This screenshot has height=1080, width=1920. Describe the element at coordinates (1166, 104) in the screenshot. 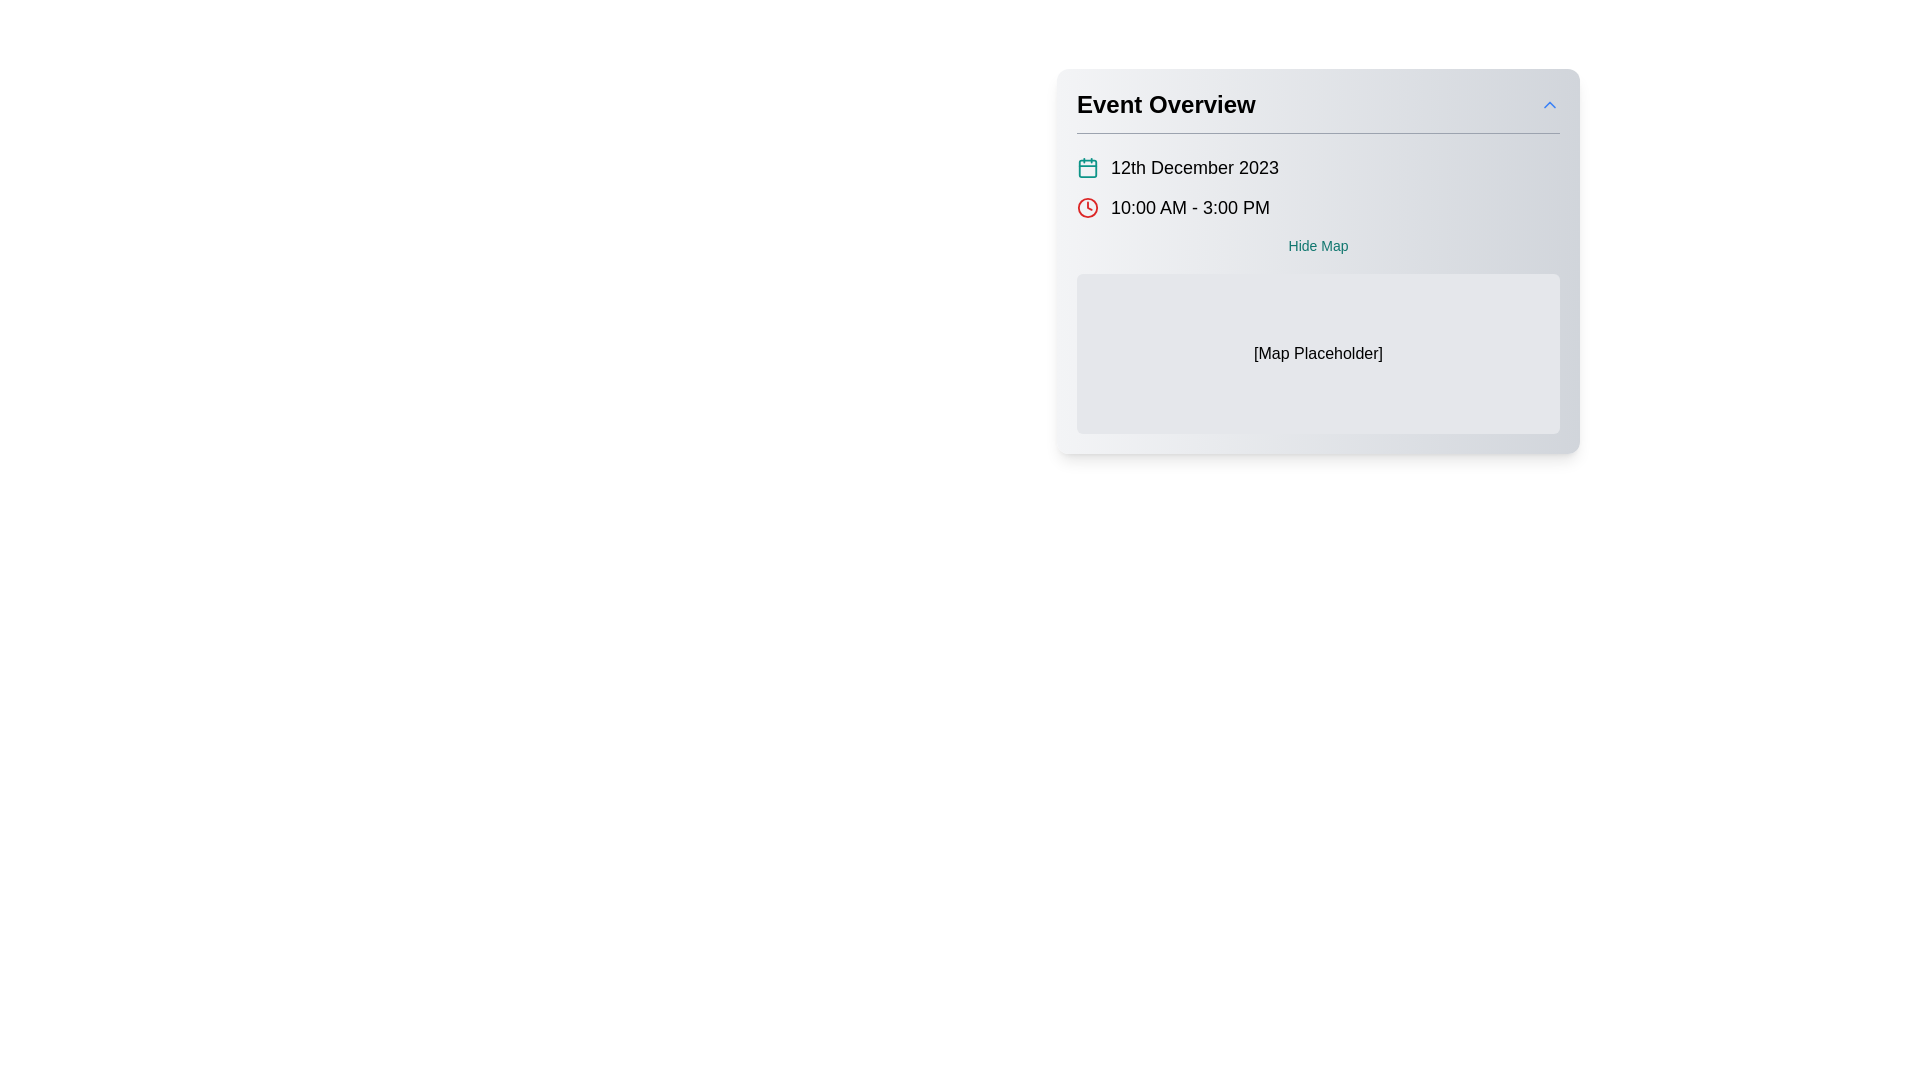

I see `text content of the prominently styled 'Event Overview' text label located at the top-left corner of the header bar` at that location.